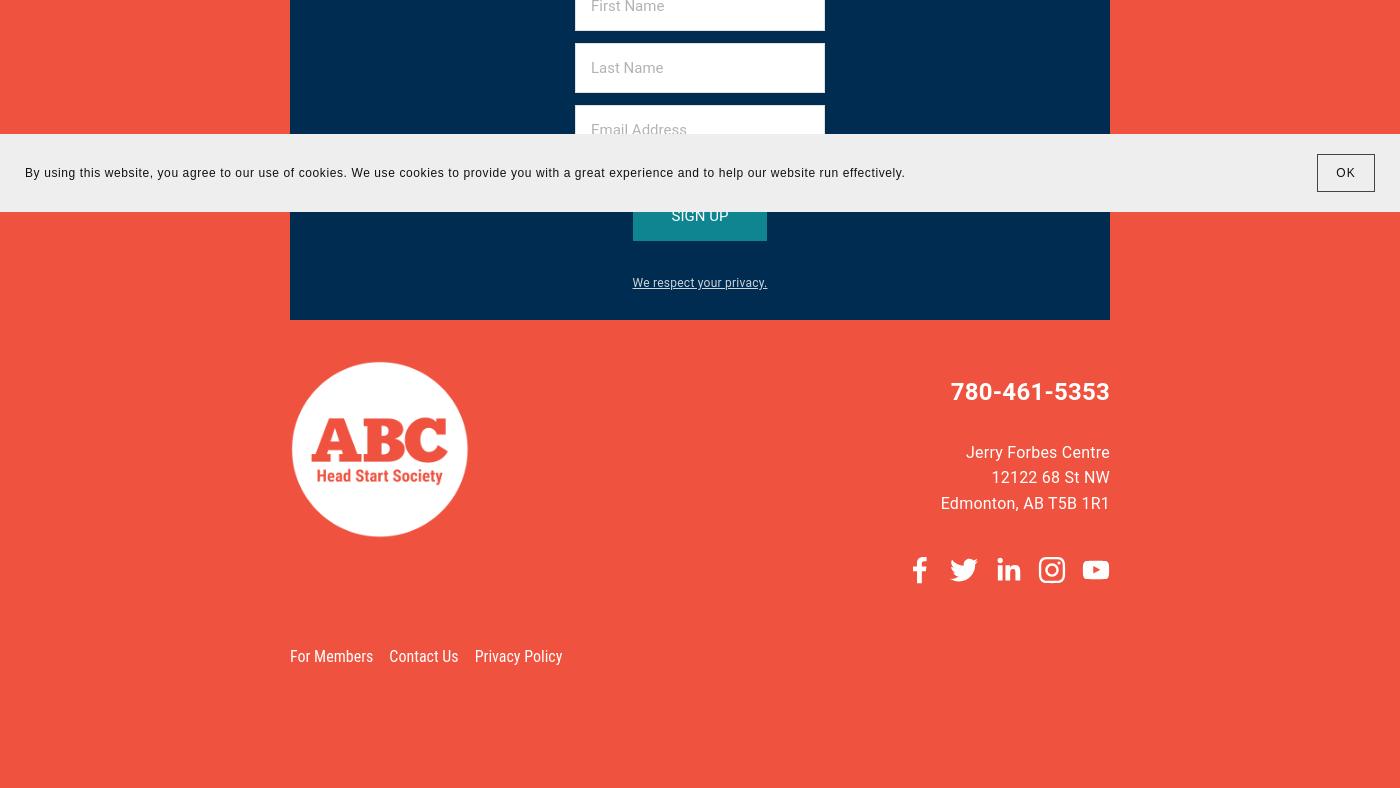 Image resolution: width=1400 pixels, height=788 pixels. What do you see at coordinates (699, 281) in the screenshot?
I see `'We respect your privacy.'` at bounding box center [699, 281].